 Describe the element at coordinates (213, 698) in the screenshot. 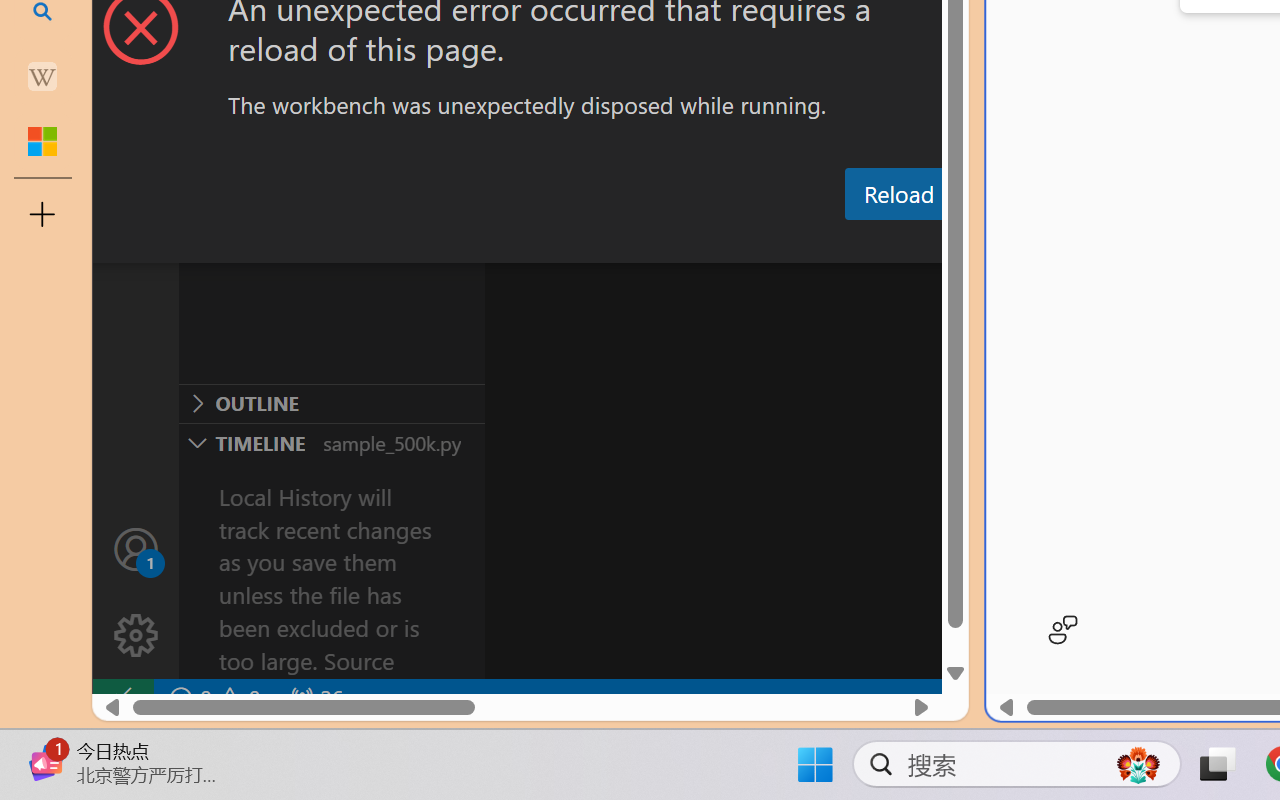

I see `'No Problems'` at that location.